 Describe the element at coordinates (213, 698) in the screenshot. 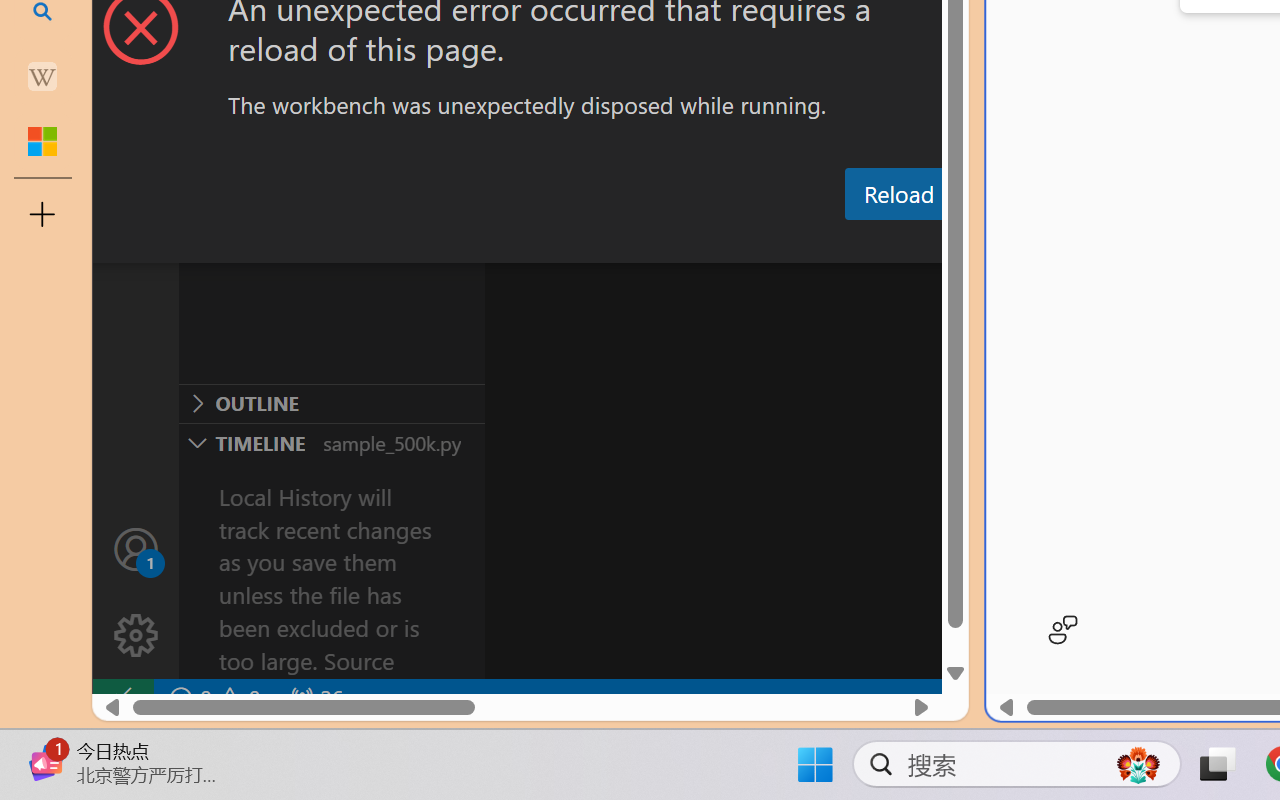

I see `'No Problems'` at that location.